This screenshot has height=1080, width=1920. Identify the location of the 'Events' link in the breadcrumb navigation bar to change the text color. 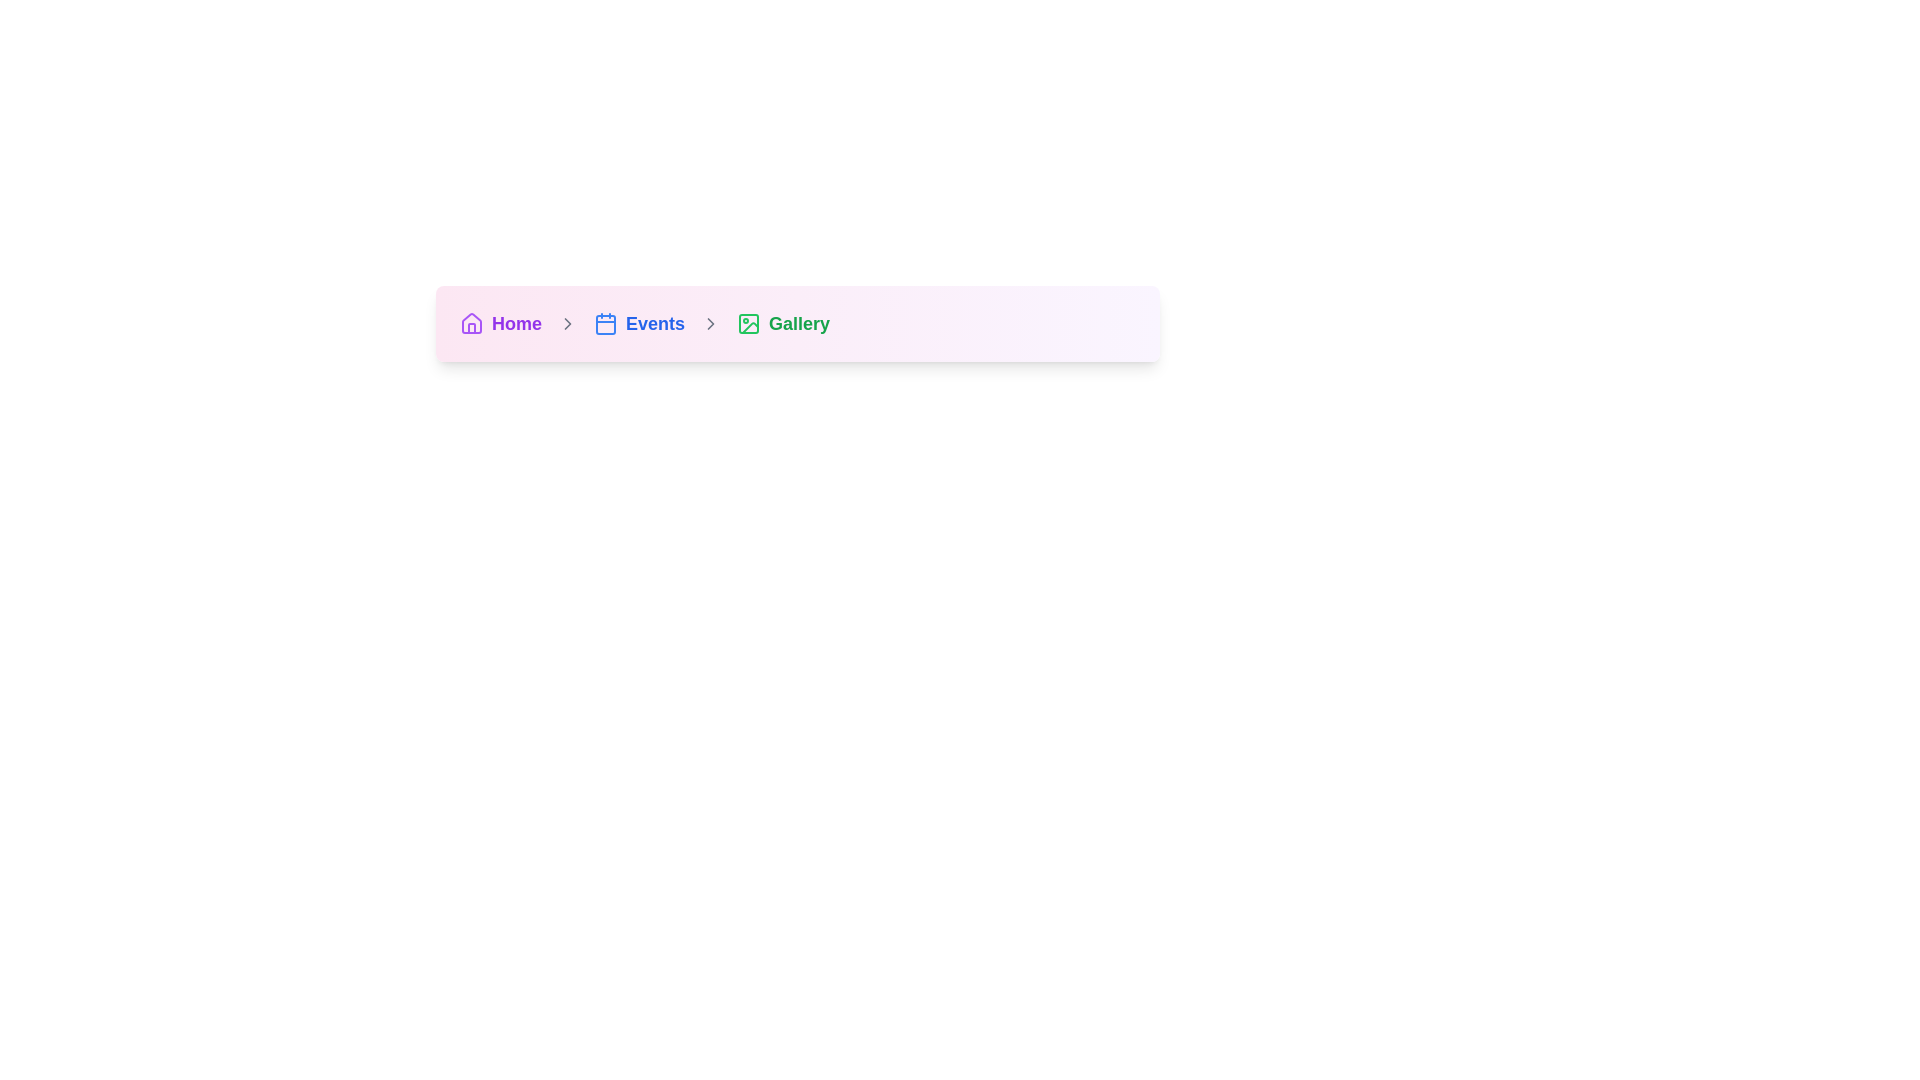
(655, 323).